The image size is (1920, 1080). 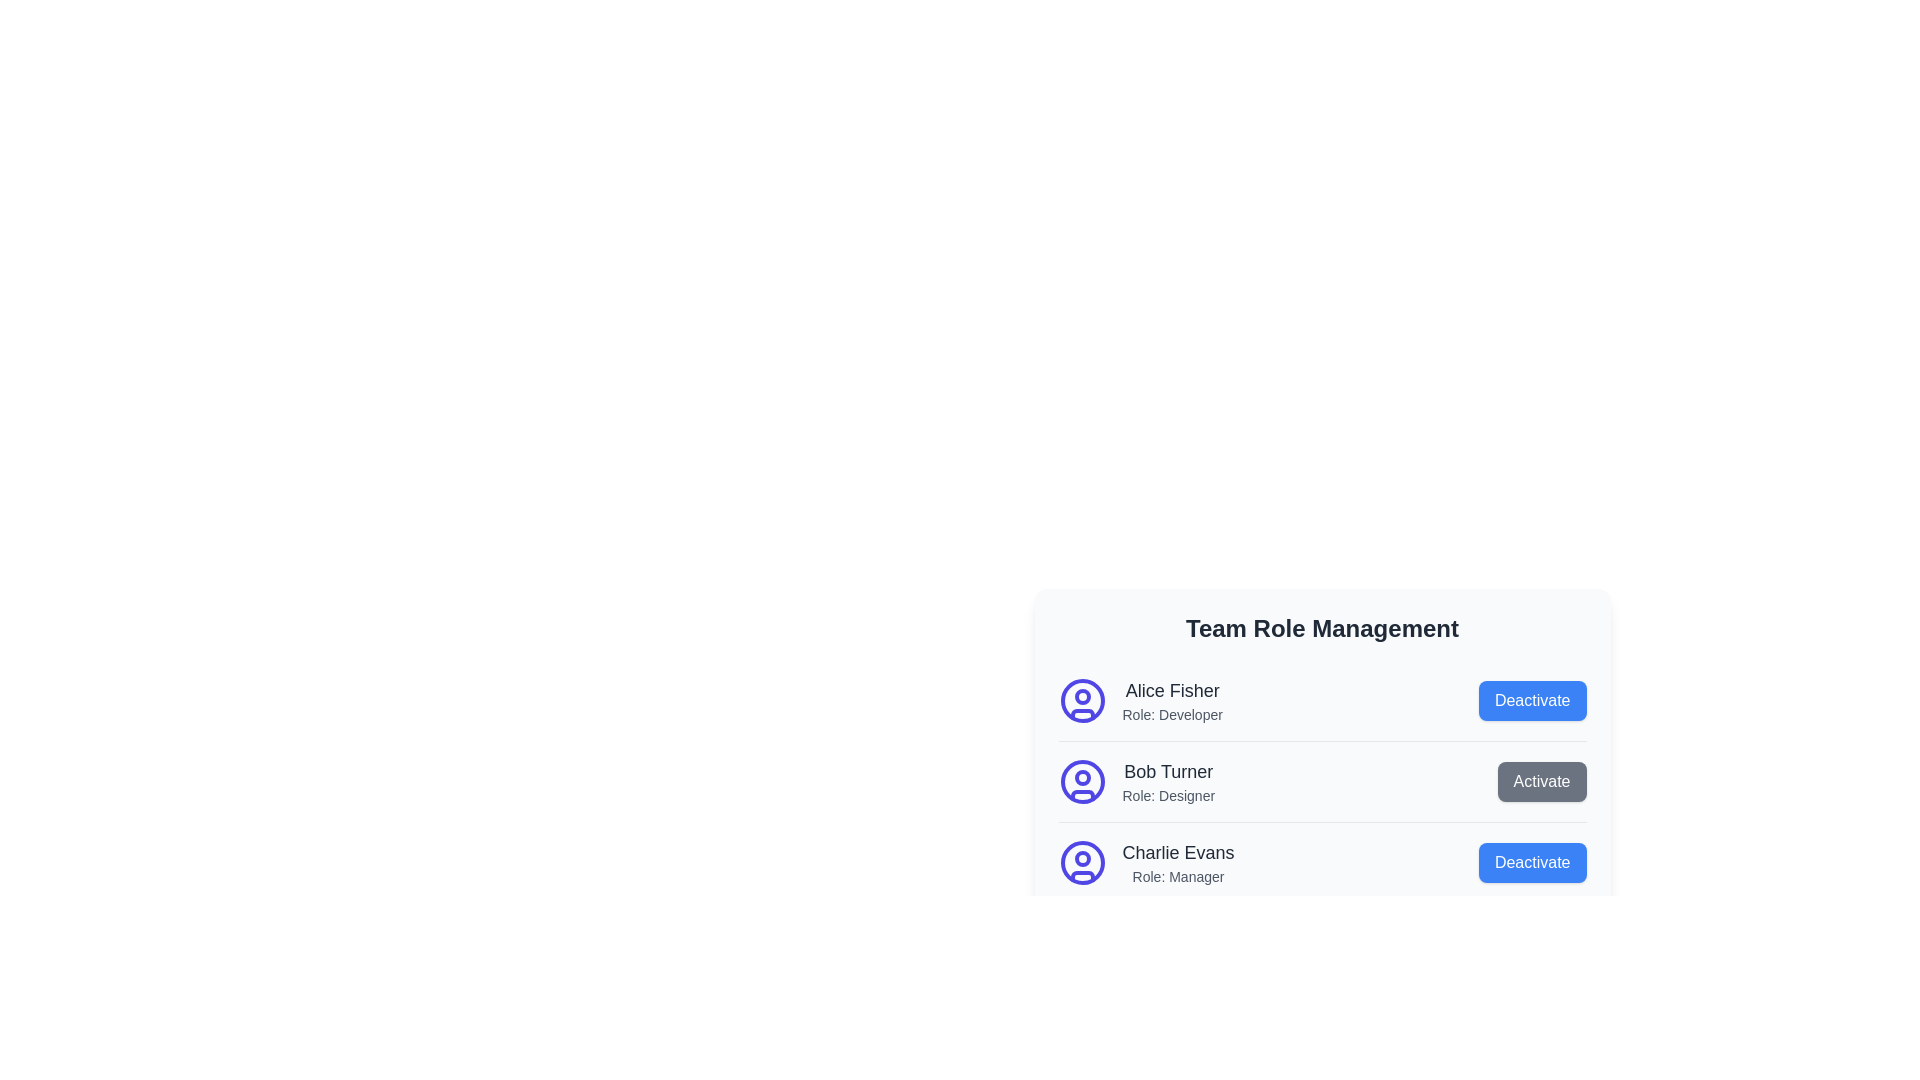 I want to click on the informational display item for 'Bob Turner', which features a blue person icon and the text 'Bob Turner' in bold followed by 'Role: Designer'. This item is situated between 'Alice Fisher' and 'Charlie Evans' in the 'Team Role Management' section, so click(x=1136, y=781).